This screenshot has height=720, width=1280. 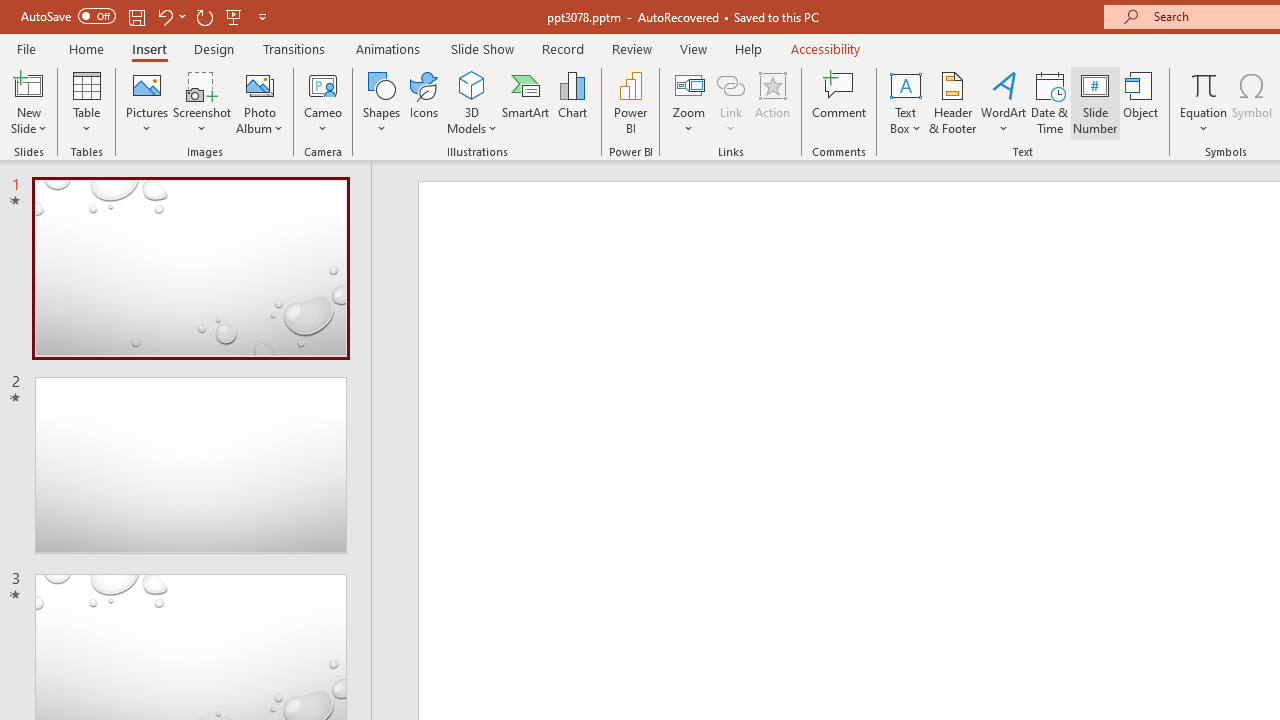 I want to click on 'Photo Album...', so click(x=258, y=103).